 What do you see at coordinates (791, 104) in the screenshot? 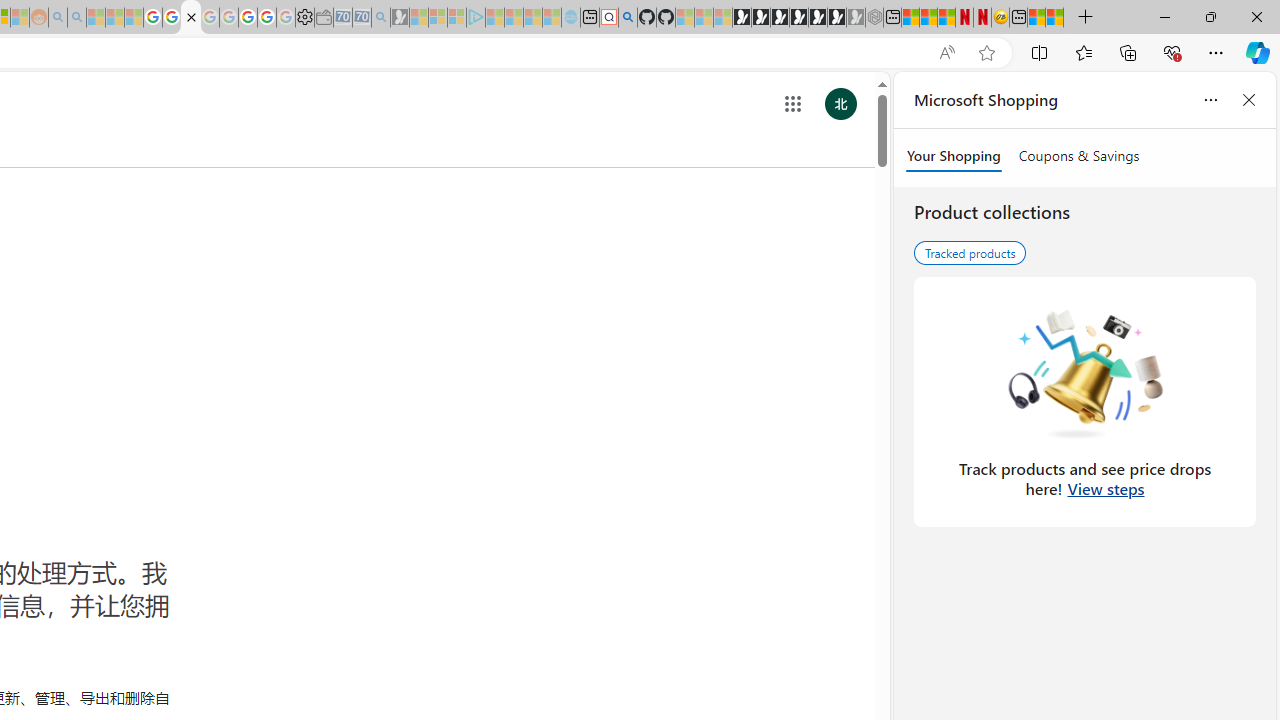
I see `'Class: gb_E'` at bounding box center [791, 104].